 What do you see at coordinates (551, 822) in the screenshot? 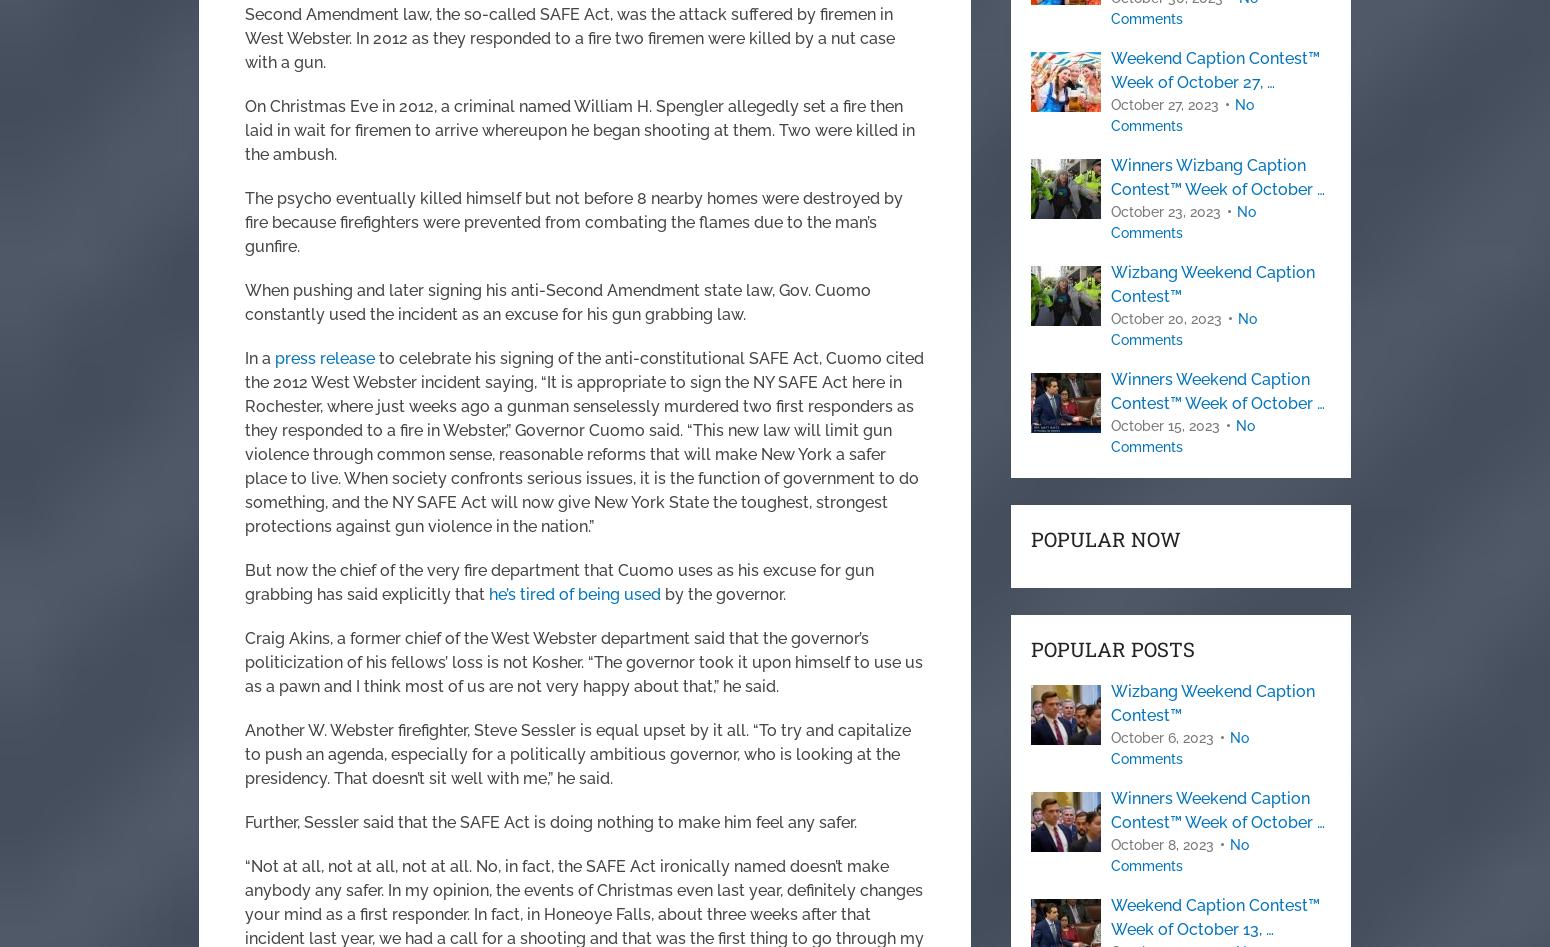
I see `'Further, Sessler said that the SAFE Act is doing nothing to make him feel any safer.'` at bounding box center [551, 822].